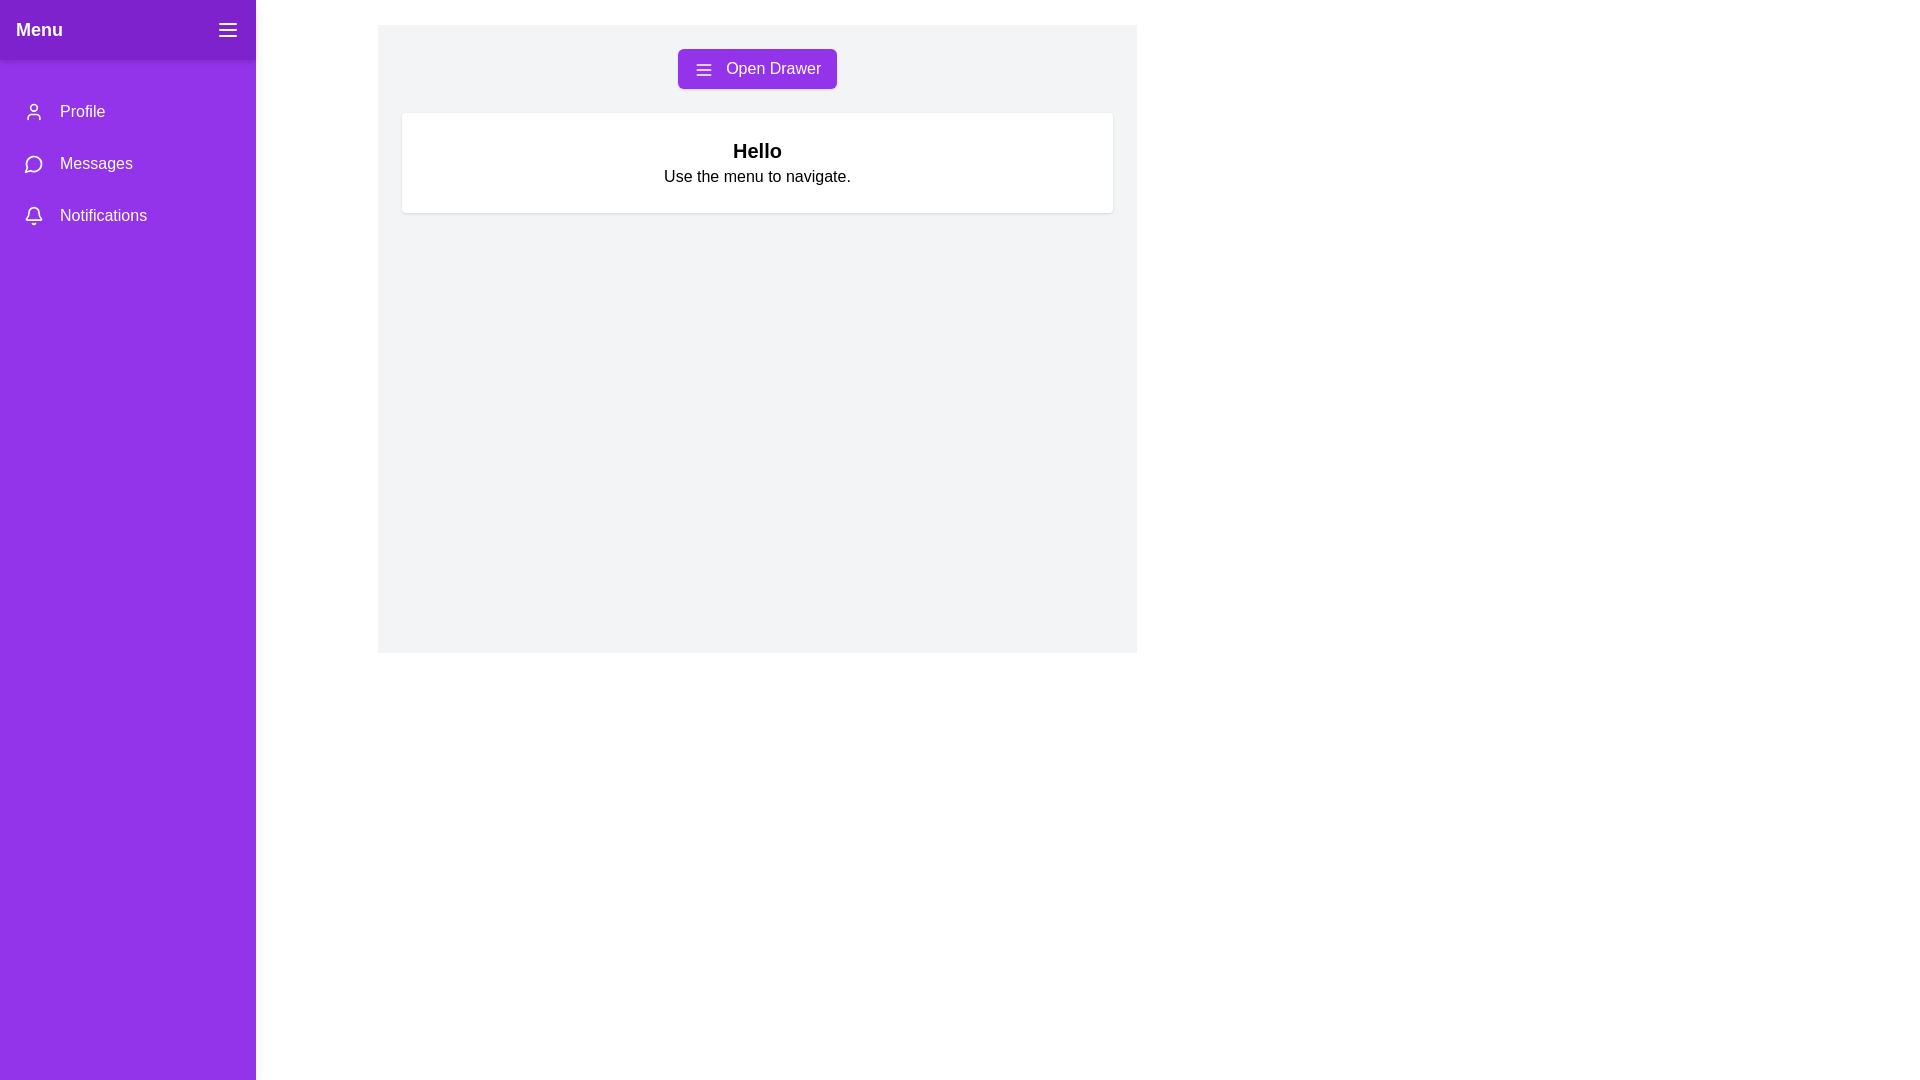 This screenshot has height=1080, width=1920. What do you see at coordinates (39, 30) in the screenshot?
I see `the label or headline element located at the top-left corner of the horizontal purple menu bar` at bounding box center [39, 30].